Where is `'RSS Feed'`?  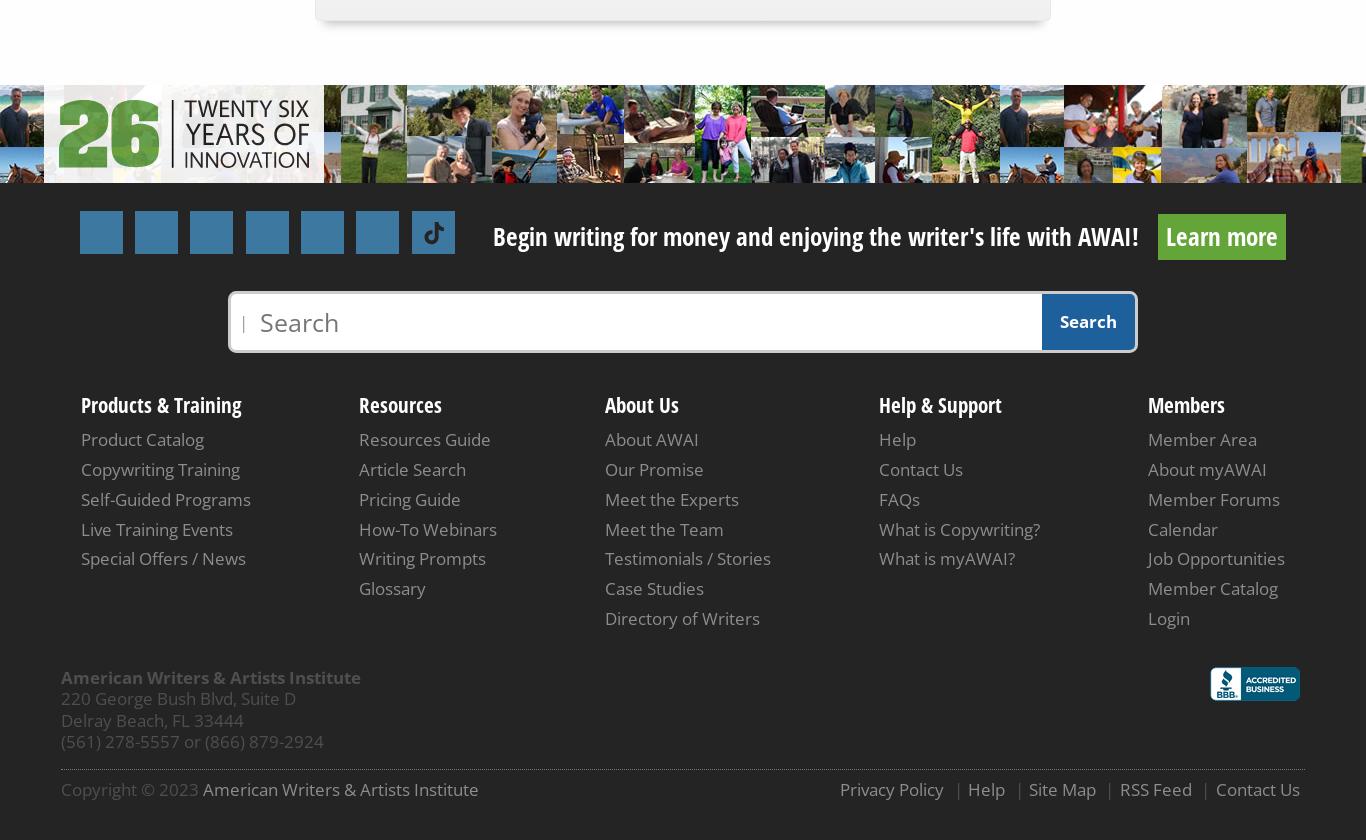 'RSS Feed' is located at coordinates (1154, 788).